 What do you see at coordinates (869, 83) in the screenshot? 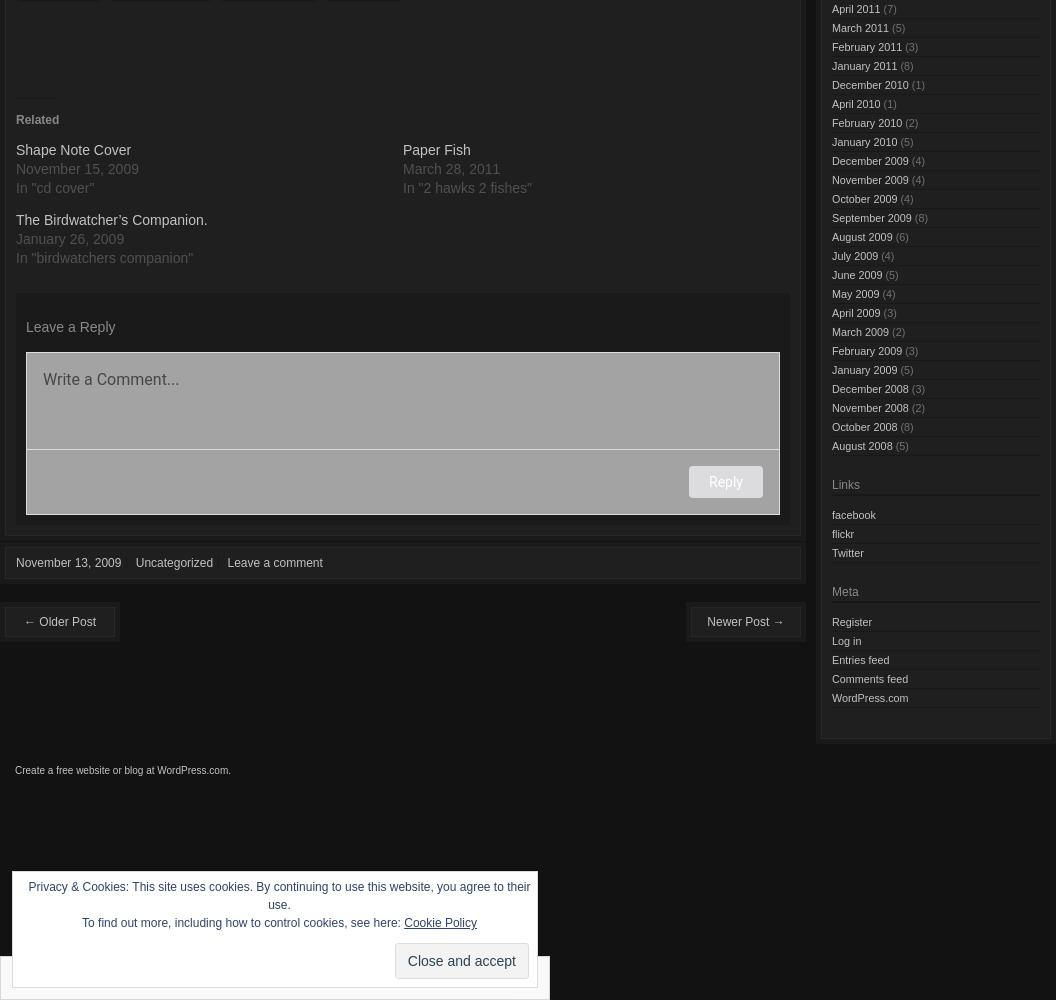
I see `'December 2010'` at bounding box center [869, 83].